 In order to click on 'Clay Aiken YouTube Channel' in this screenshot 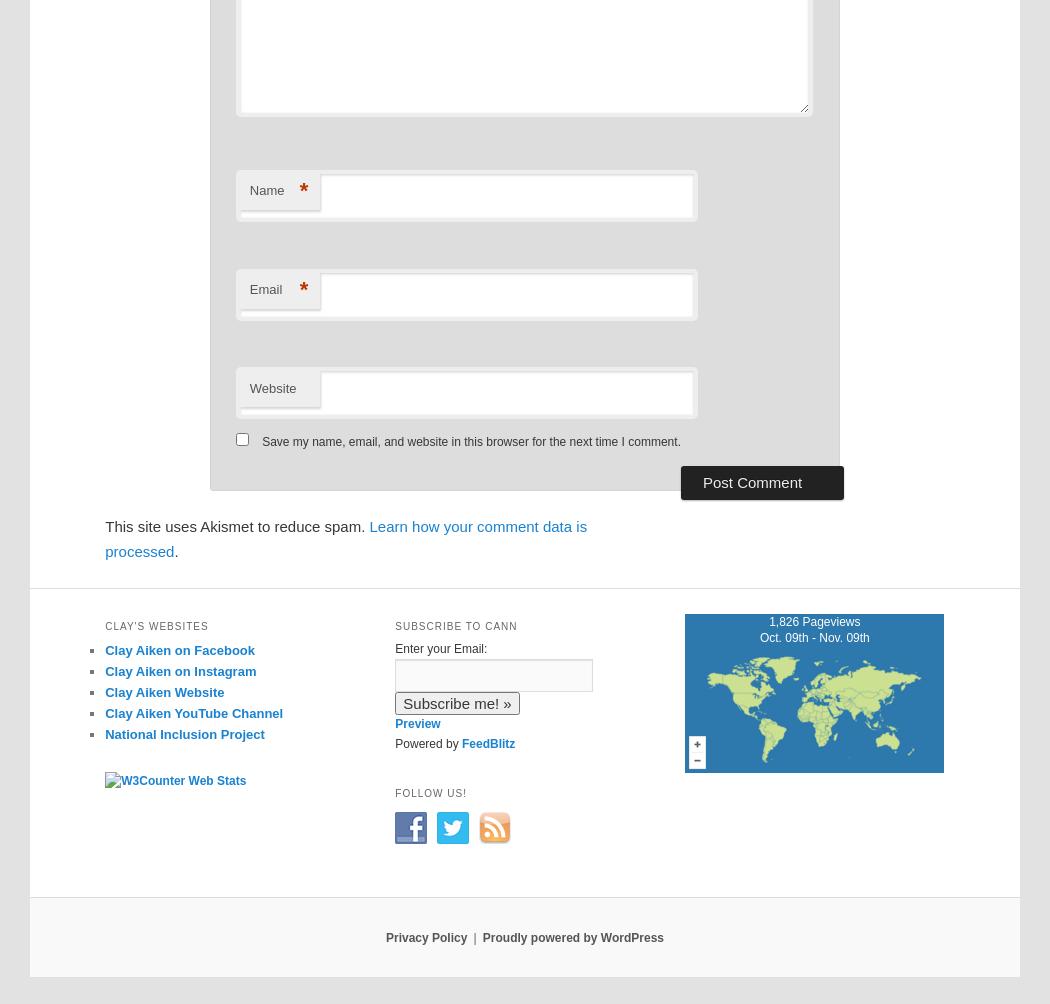, I will do `click(105, 712)`.